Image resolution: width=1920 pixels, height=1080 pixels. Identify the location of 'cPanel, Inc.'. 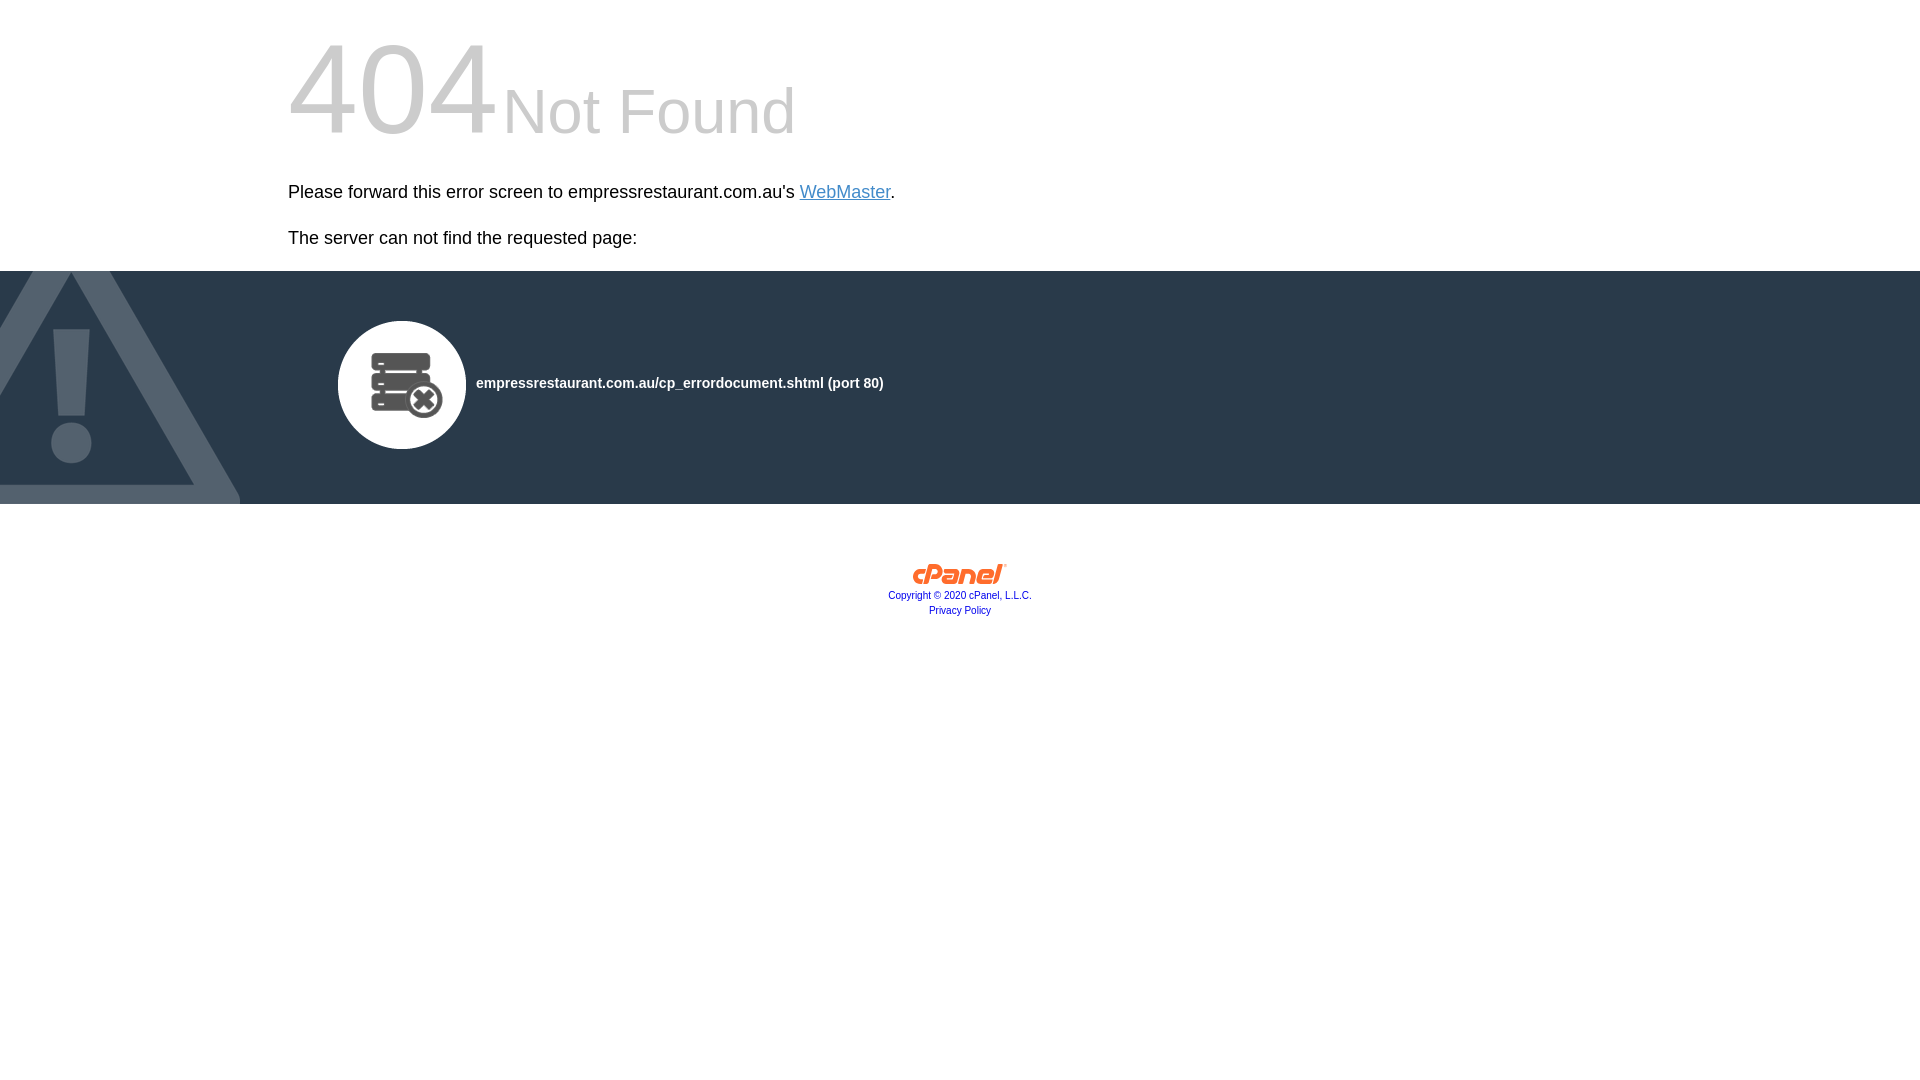
(960, 578).